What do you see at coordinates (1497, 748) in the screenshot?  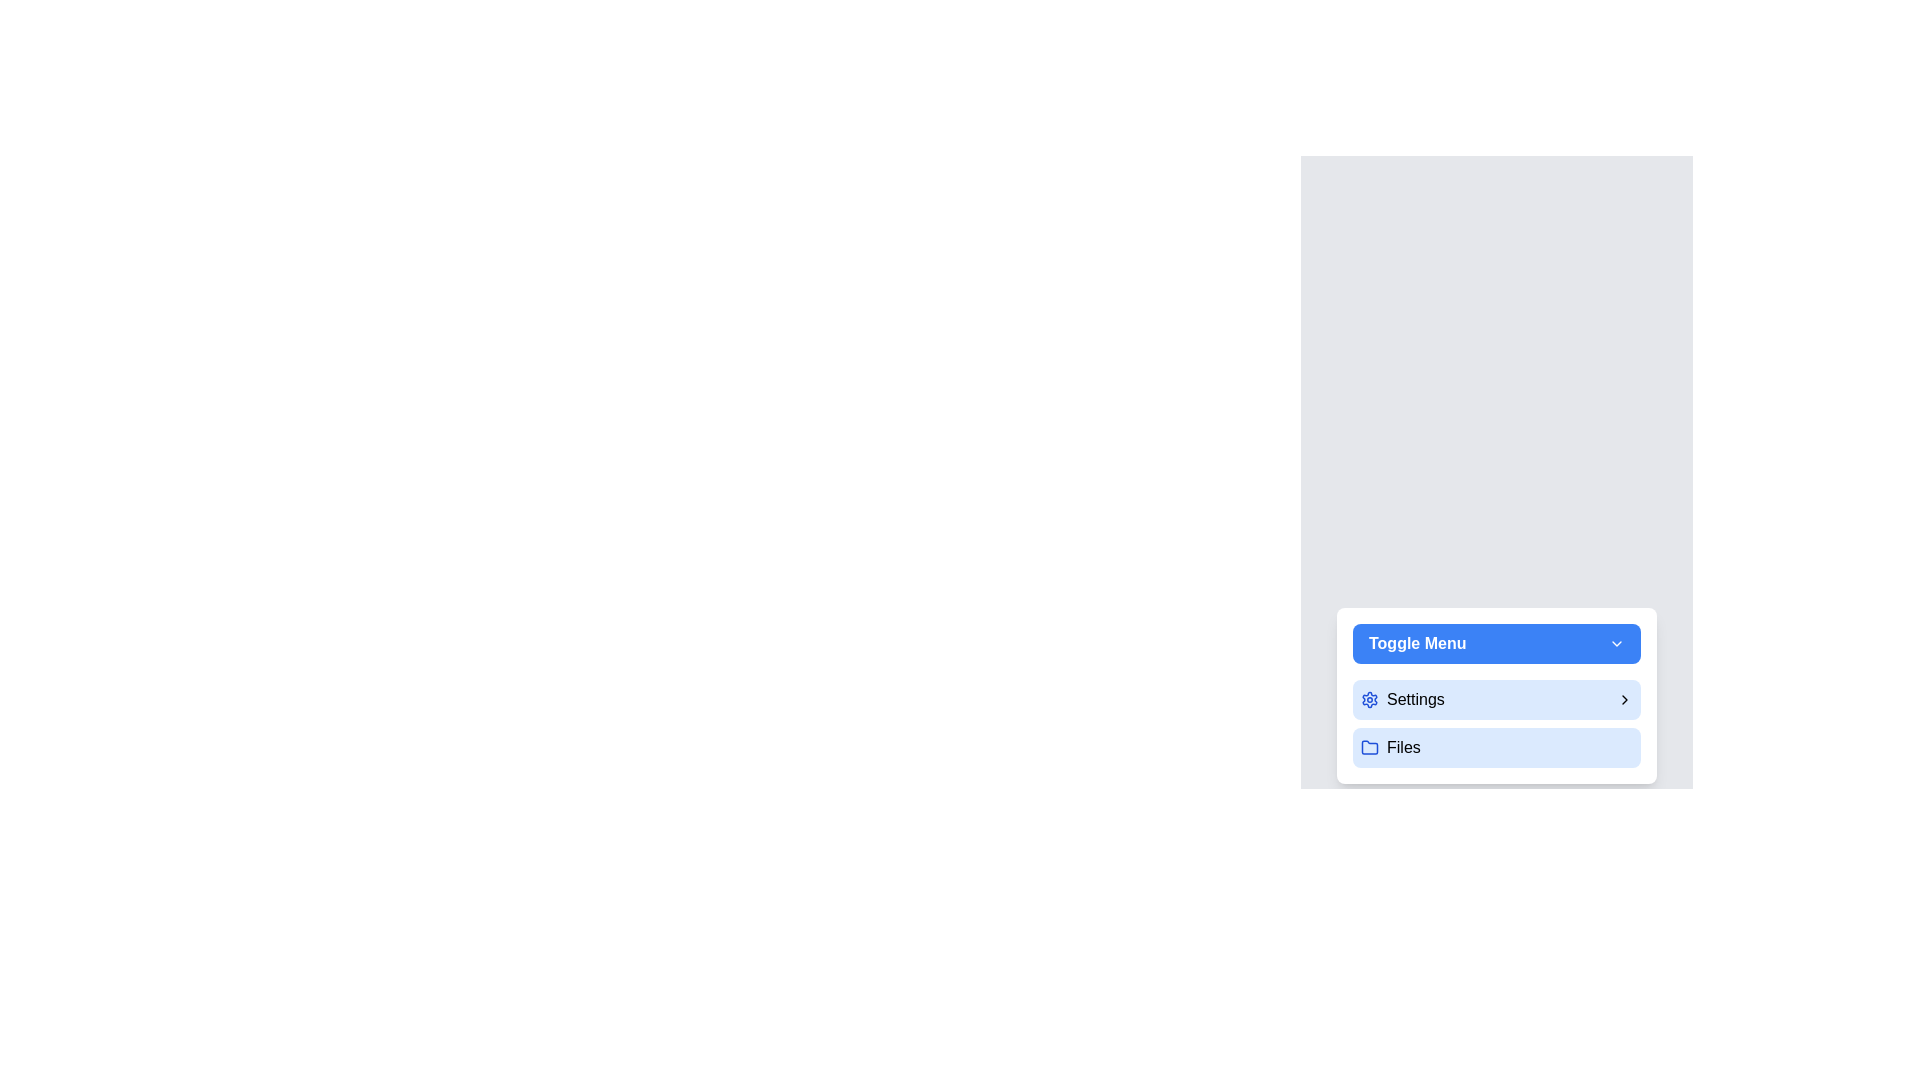 I see `the 'Files' menu item` at bounding box center [1497, 748].